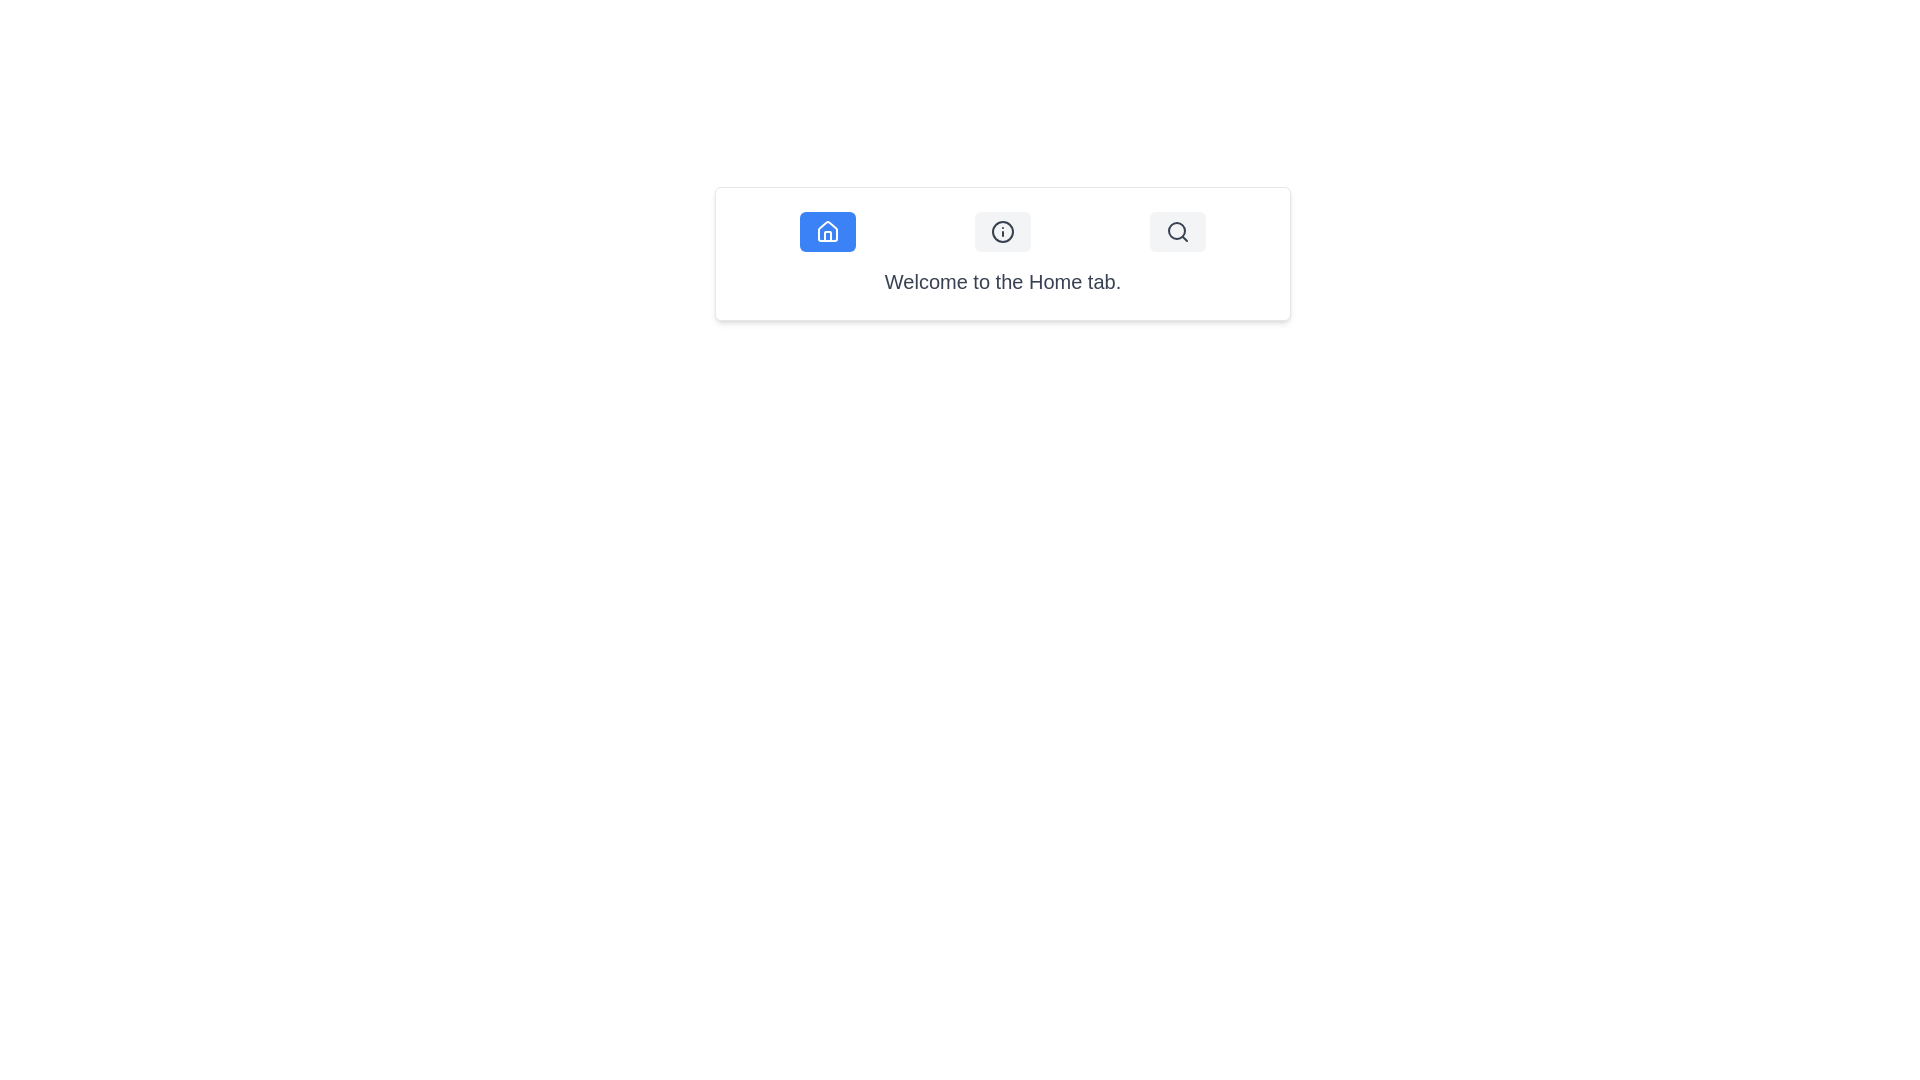 The height and width of the screenshot is (1080, 1920). Describe the element at coordinates (827, 230) in the screenshot. I see `the house icon located in the leftmost button of a group of three buttons, highlighted in blue` at that location.